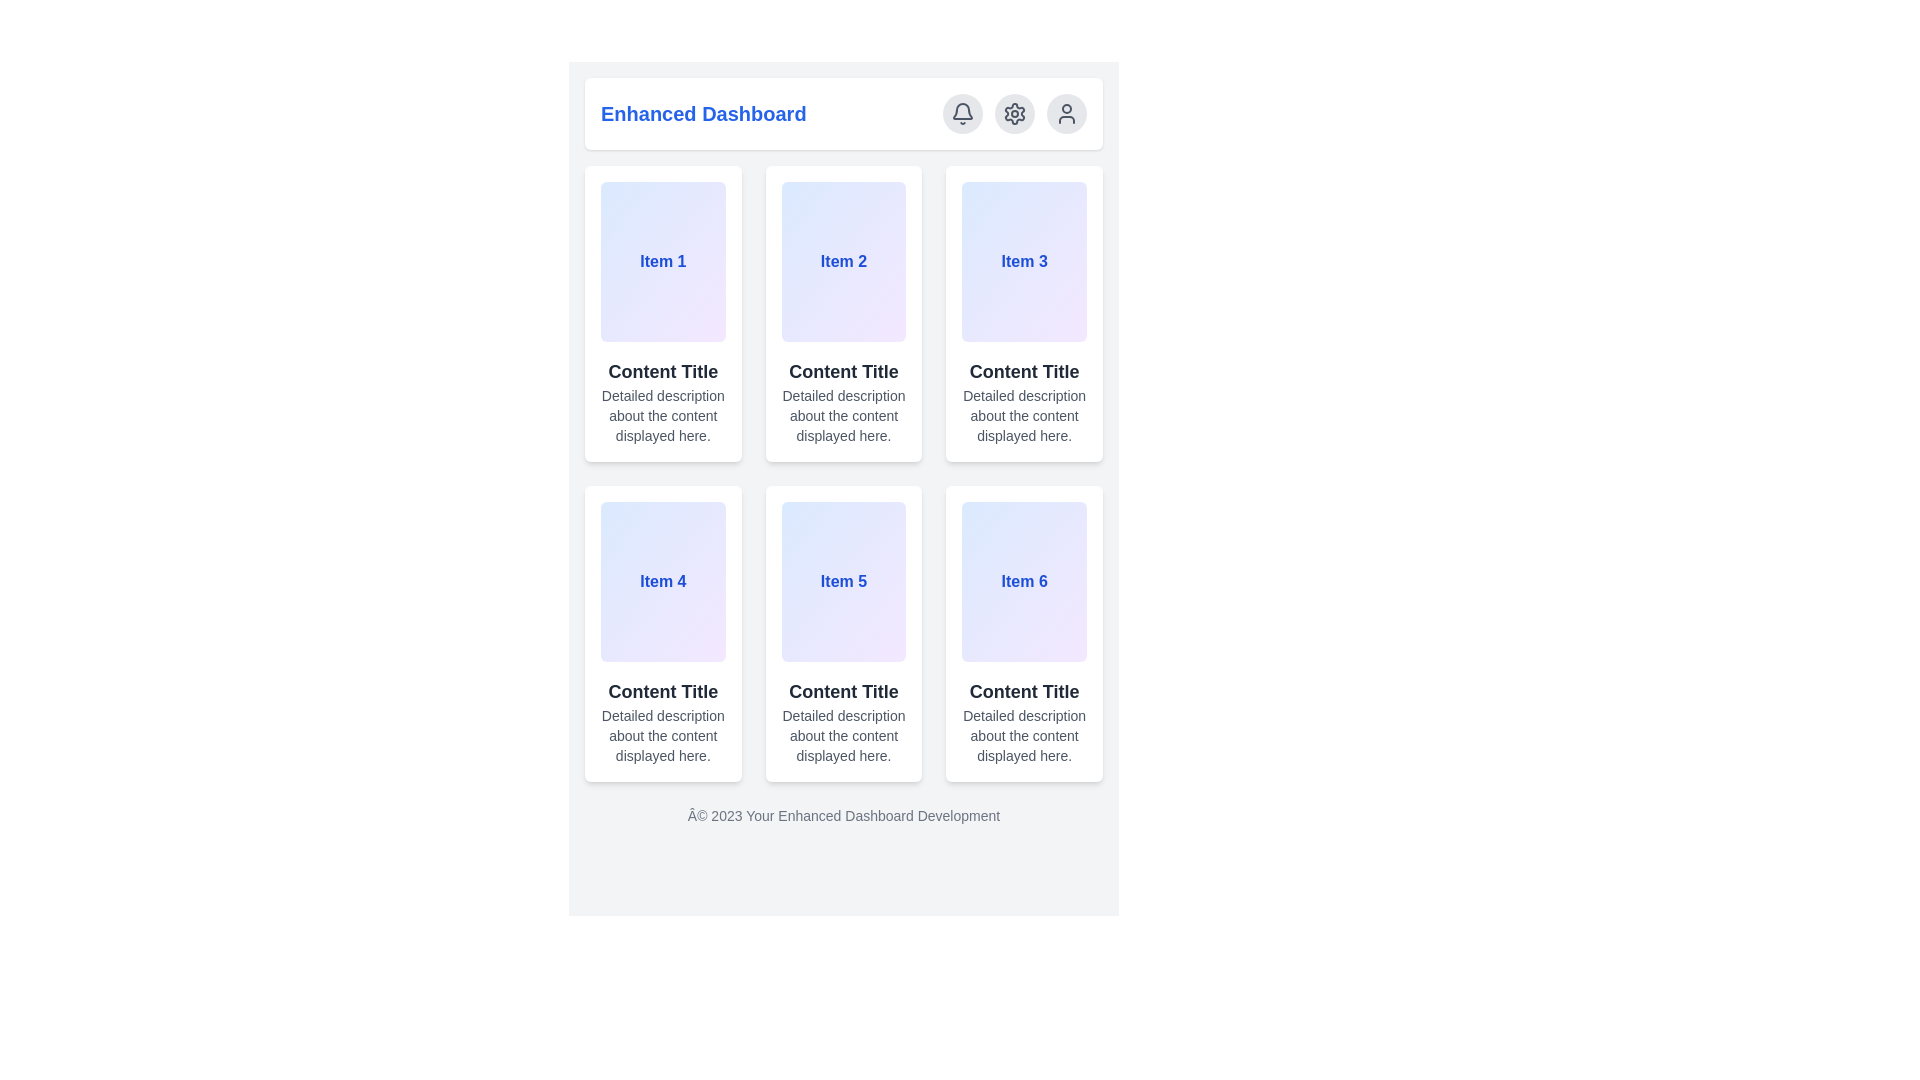 Image resolution: width=1920 pixels, height=1080 pixels. Describe the element at coordinates (963, 114) in the screenshot. I see `the notification icon located in the top-right corner of the interface` at that location.